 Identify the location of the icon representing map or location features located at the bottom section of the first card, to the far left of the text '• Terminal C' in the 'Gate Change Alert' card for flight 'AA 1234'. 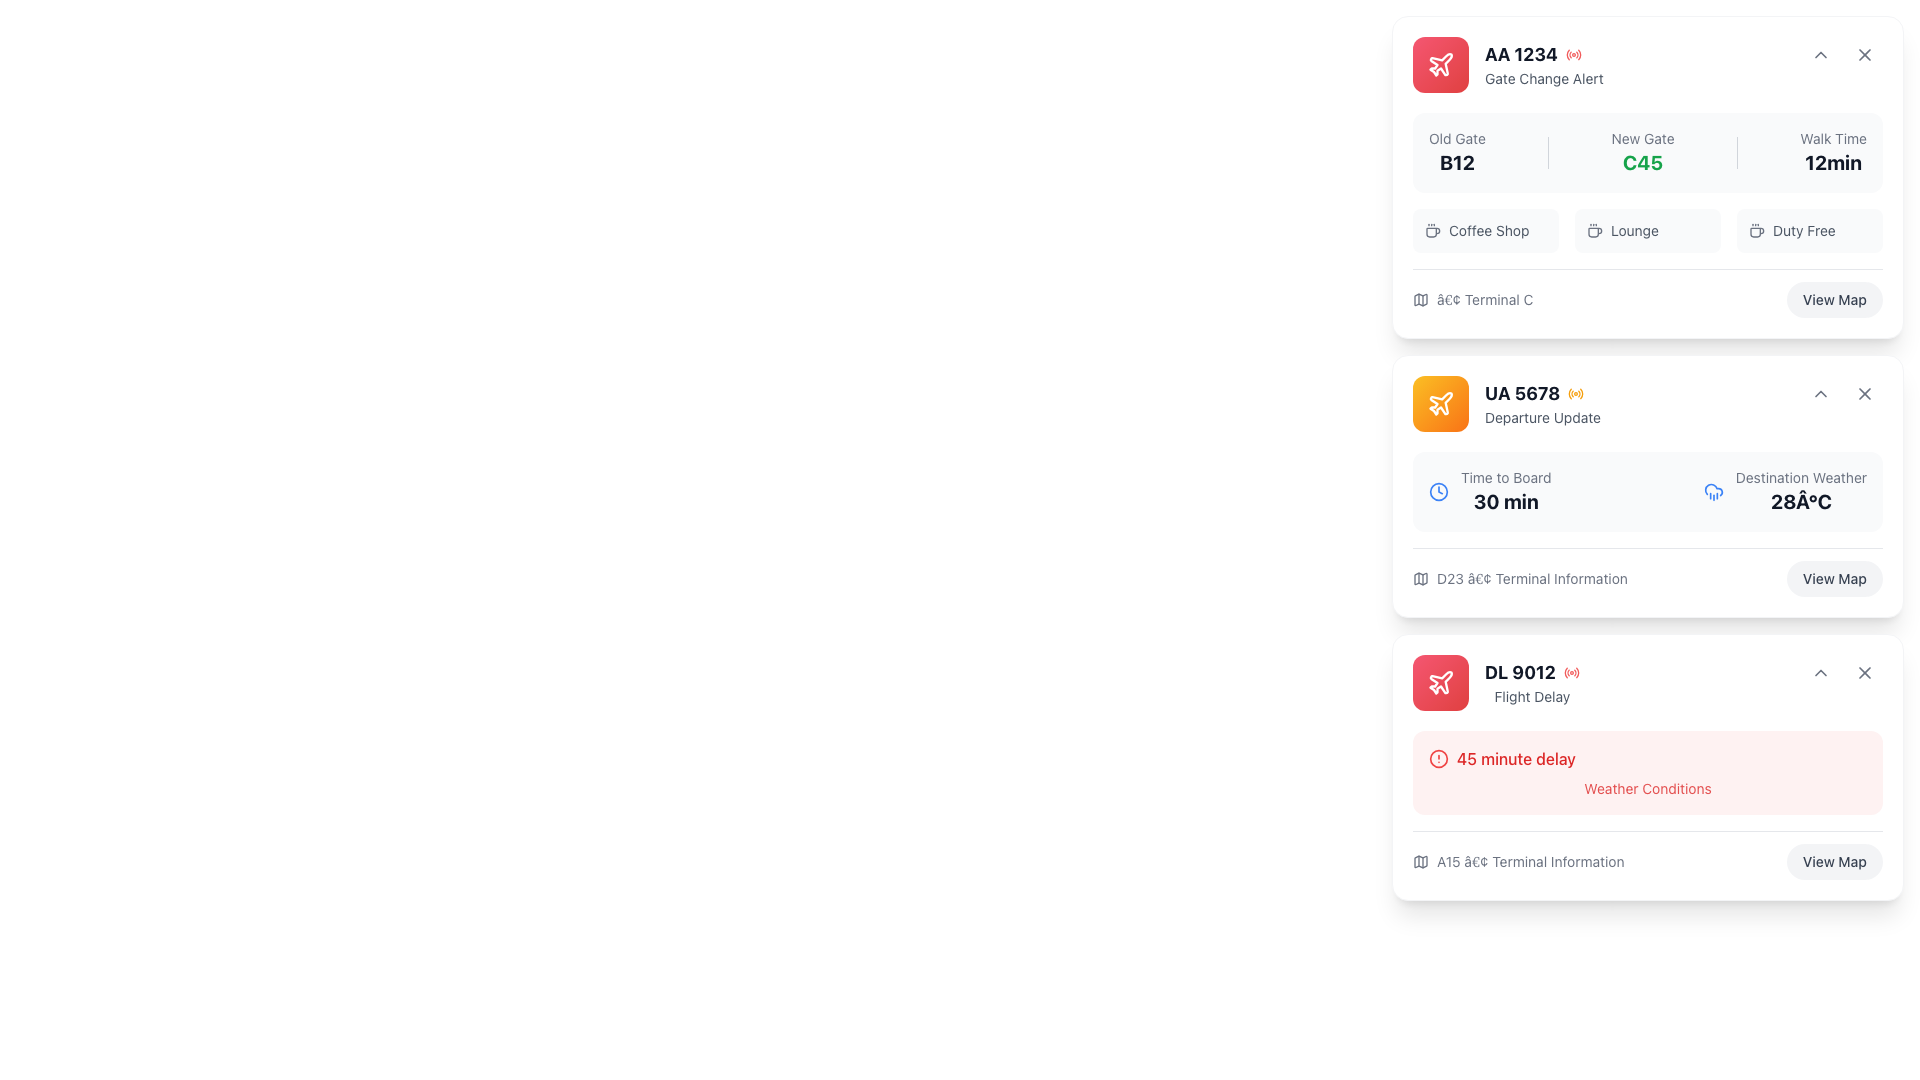
(1419, 300).